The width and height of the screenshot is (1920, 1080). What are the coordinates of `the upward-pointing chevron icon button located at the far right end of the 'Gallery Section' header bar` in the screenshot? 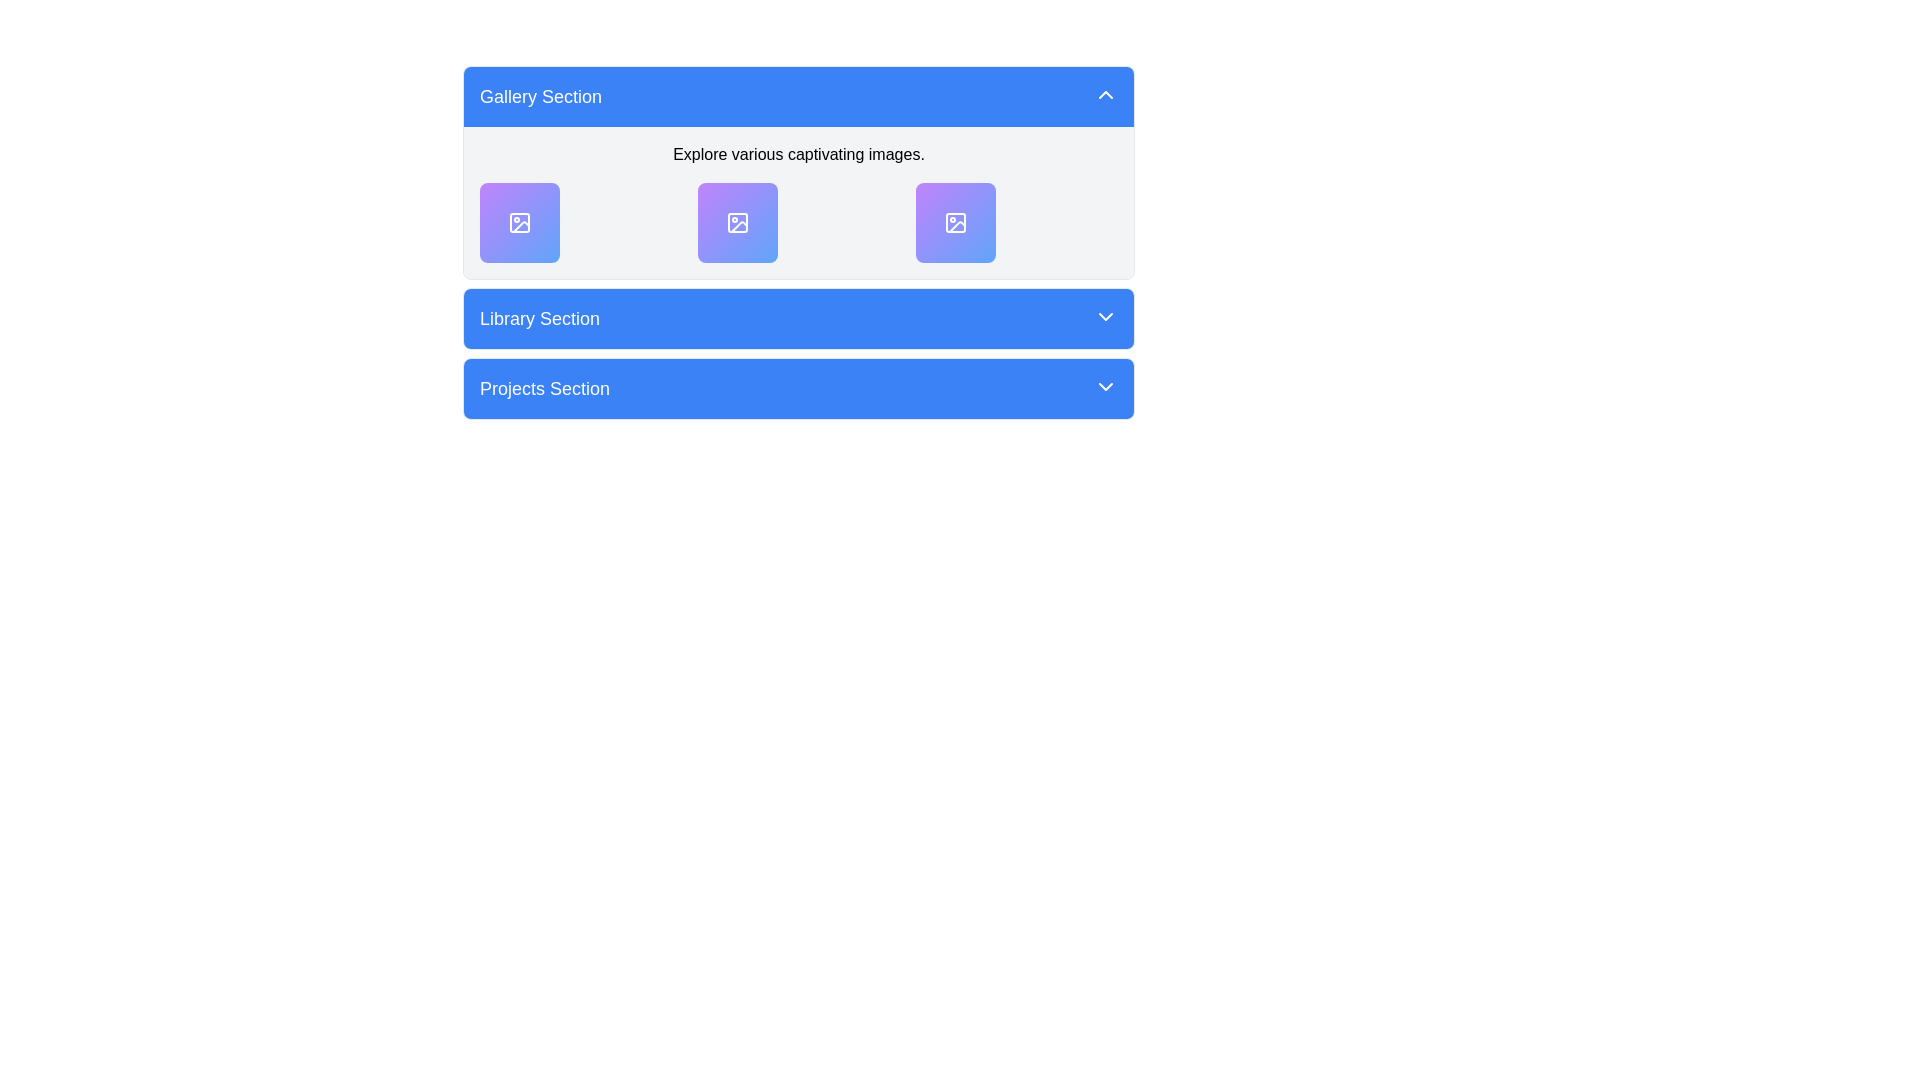 It's located at (1104, 95).